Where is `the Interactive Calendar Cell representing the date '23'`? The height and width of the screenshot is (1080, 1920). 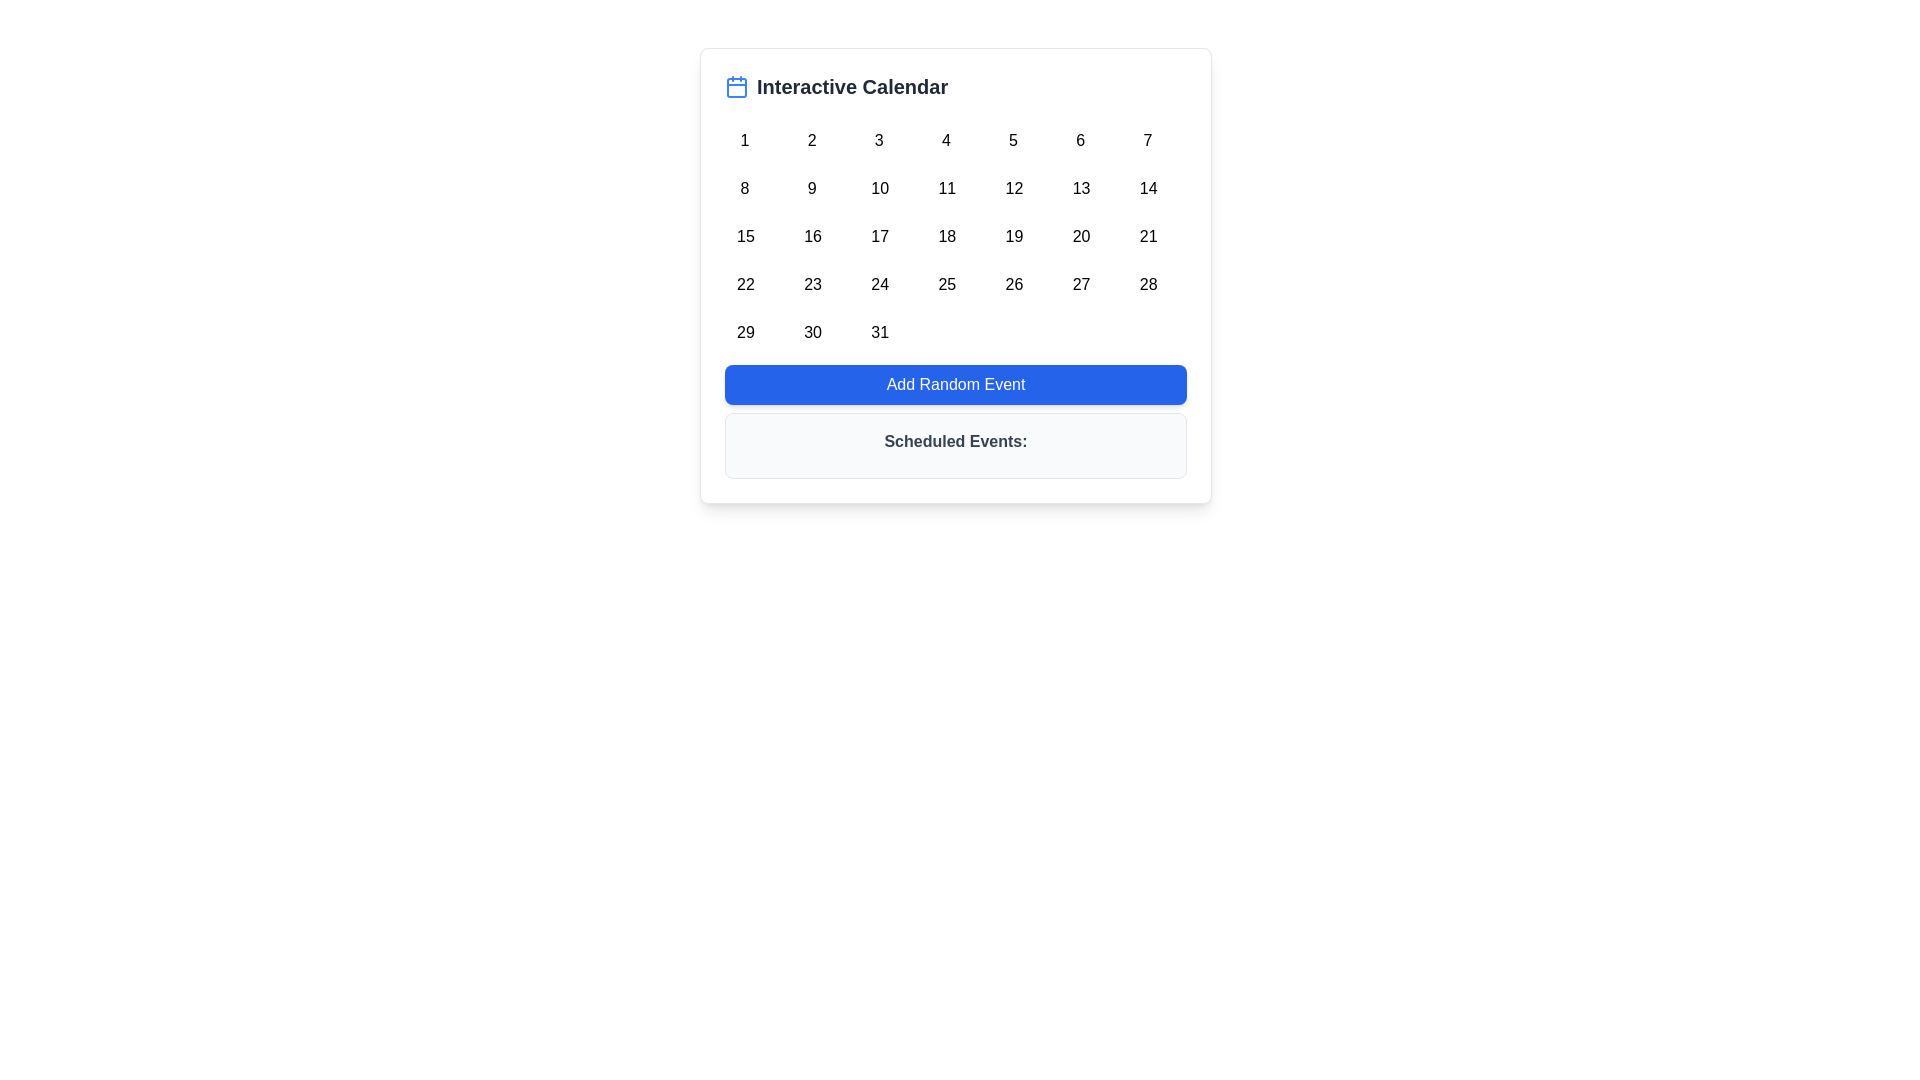 the Interactive Calendar Cell representing the date '23' is located at coordinates (811, 281).